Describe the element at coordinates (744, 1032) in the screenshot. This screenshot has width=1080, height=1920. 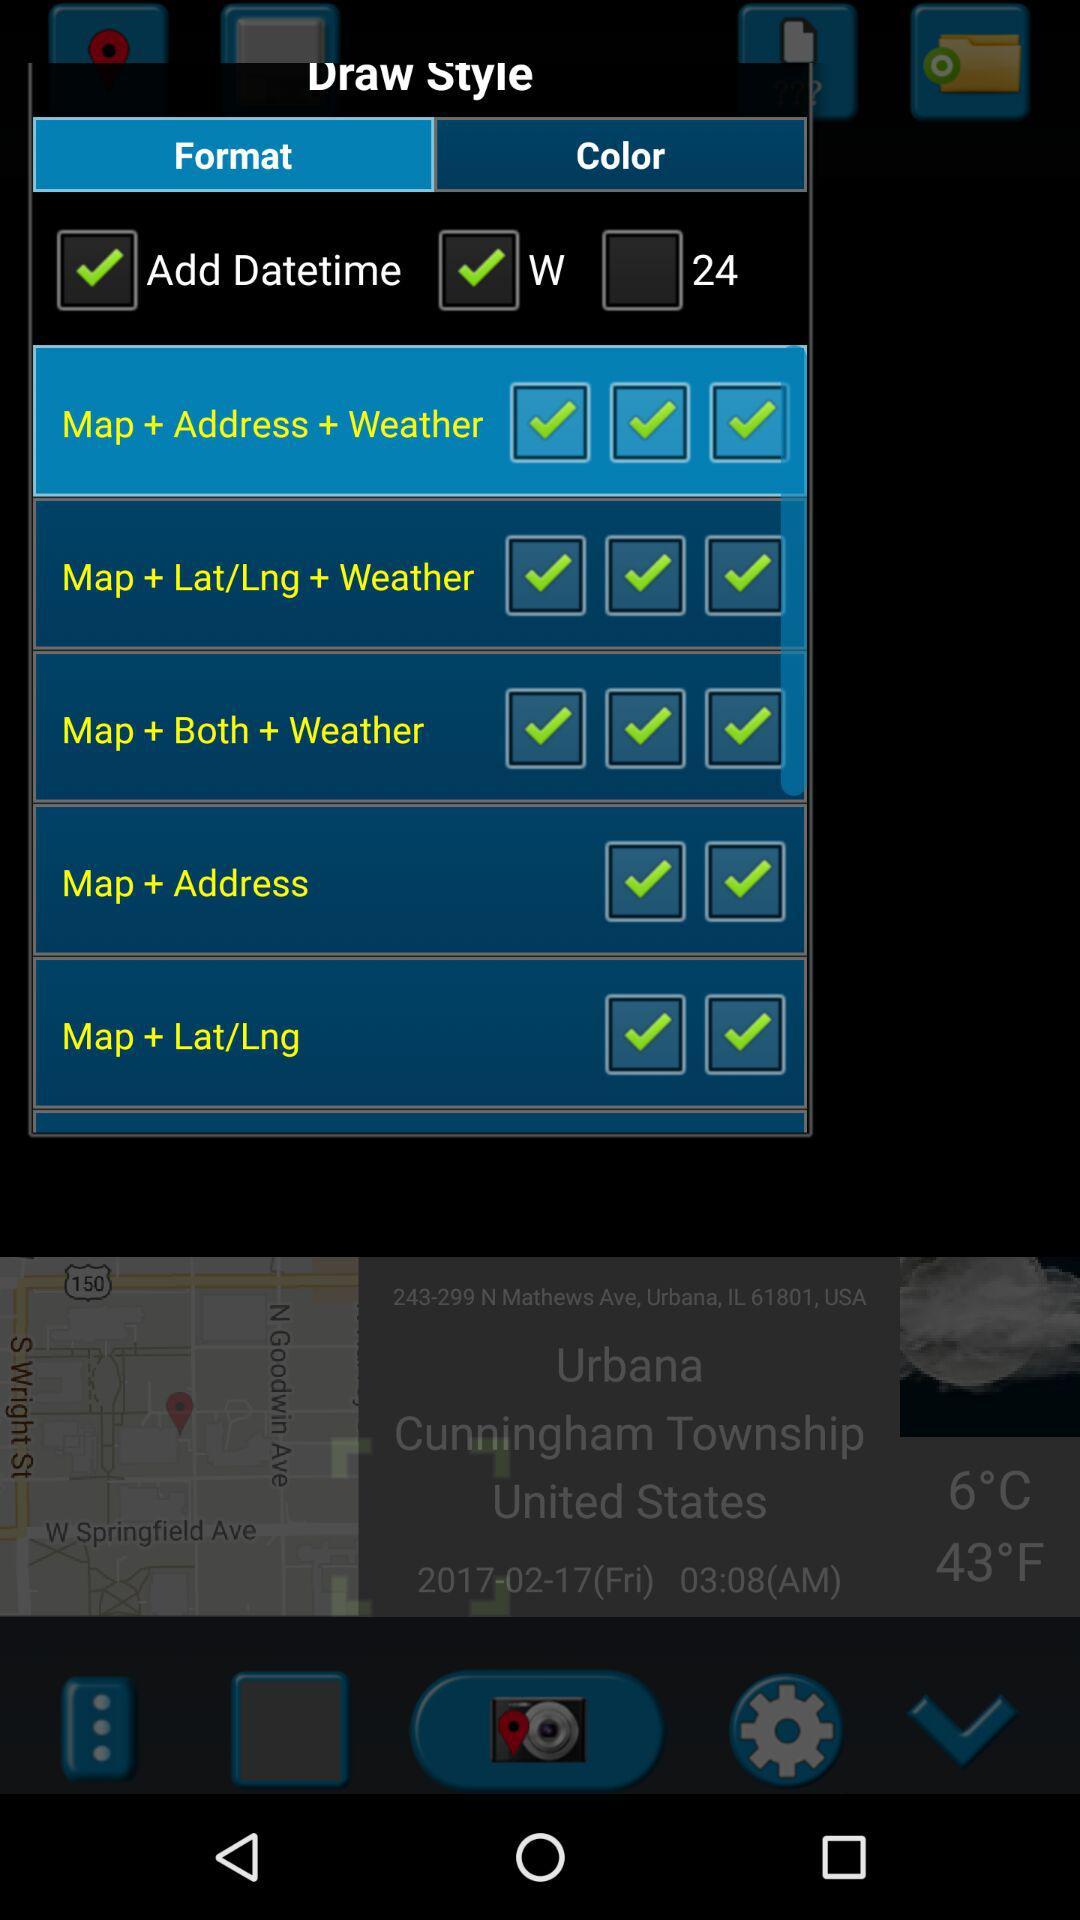
I see `option` at that location.